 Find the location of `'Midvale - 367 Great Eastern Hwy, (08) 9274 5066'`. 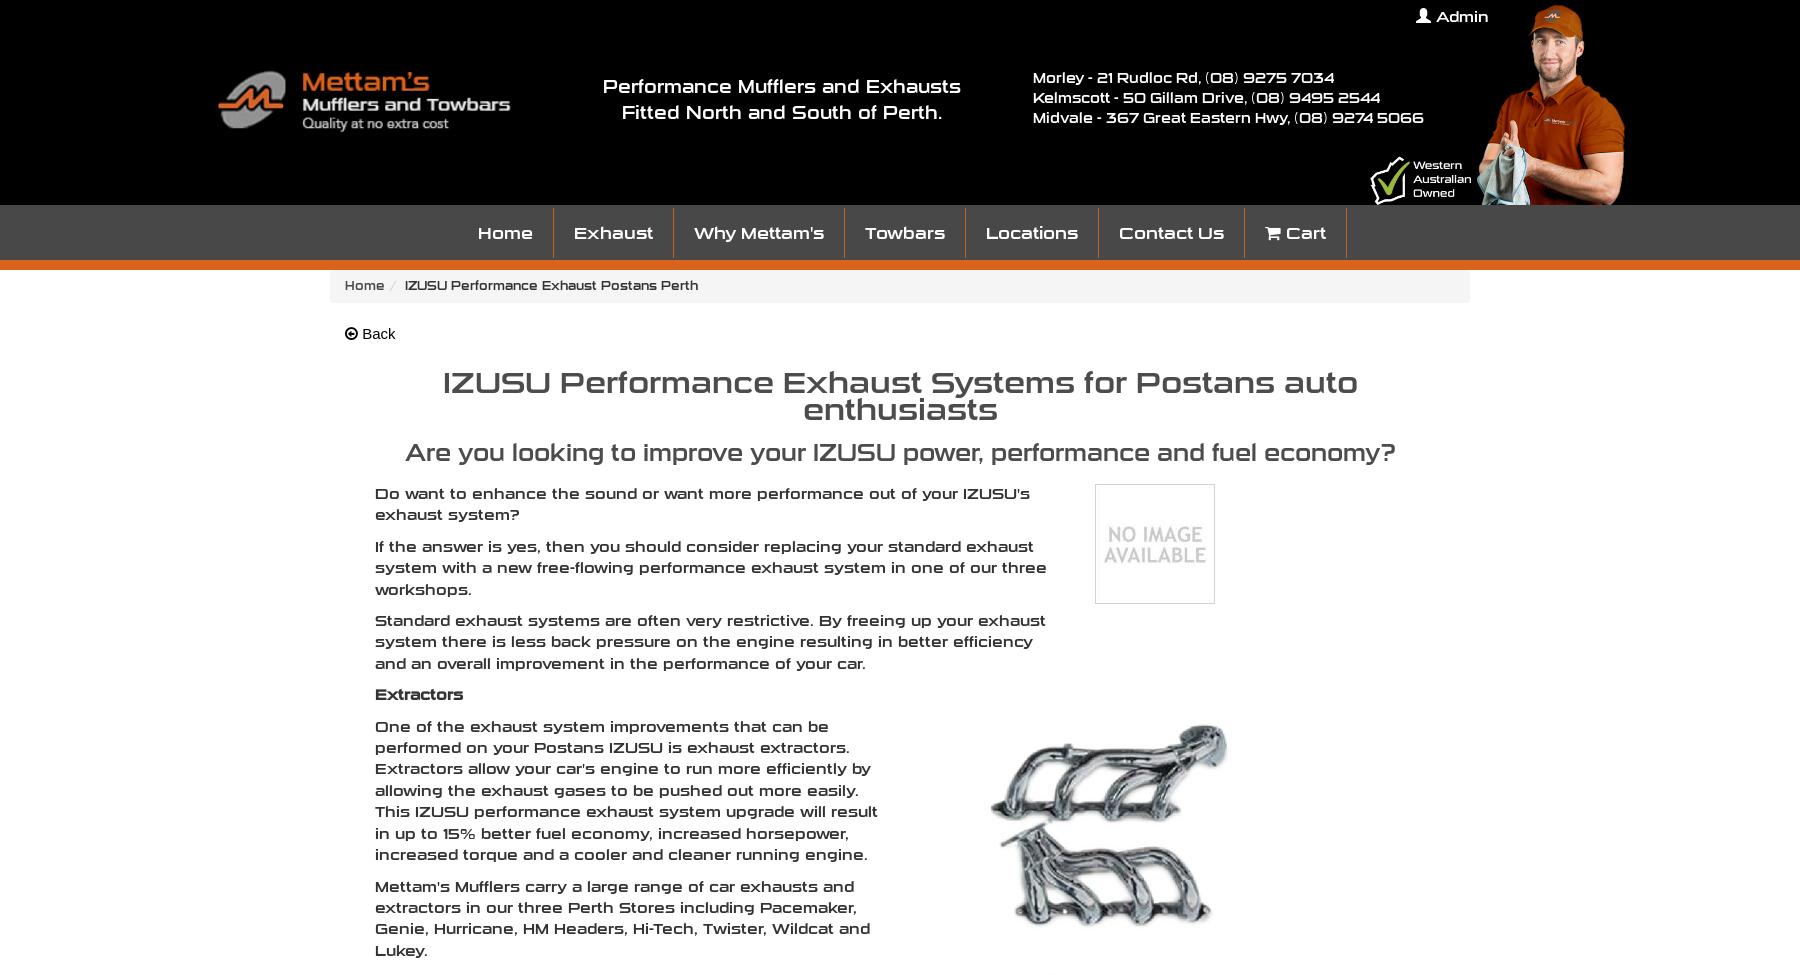

'Midvale - 367 Great Eastern Hwy, (08) 9274 5066' is located at coordinates (1033, 117).